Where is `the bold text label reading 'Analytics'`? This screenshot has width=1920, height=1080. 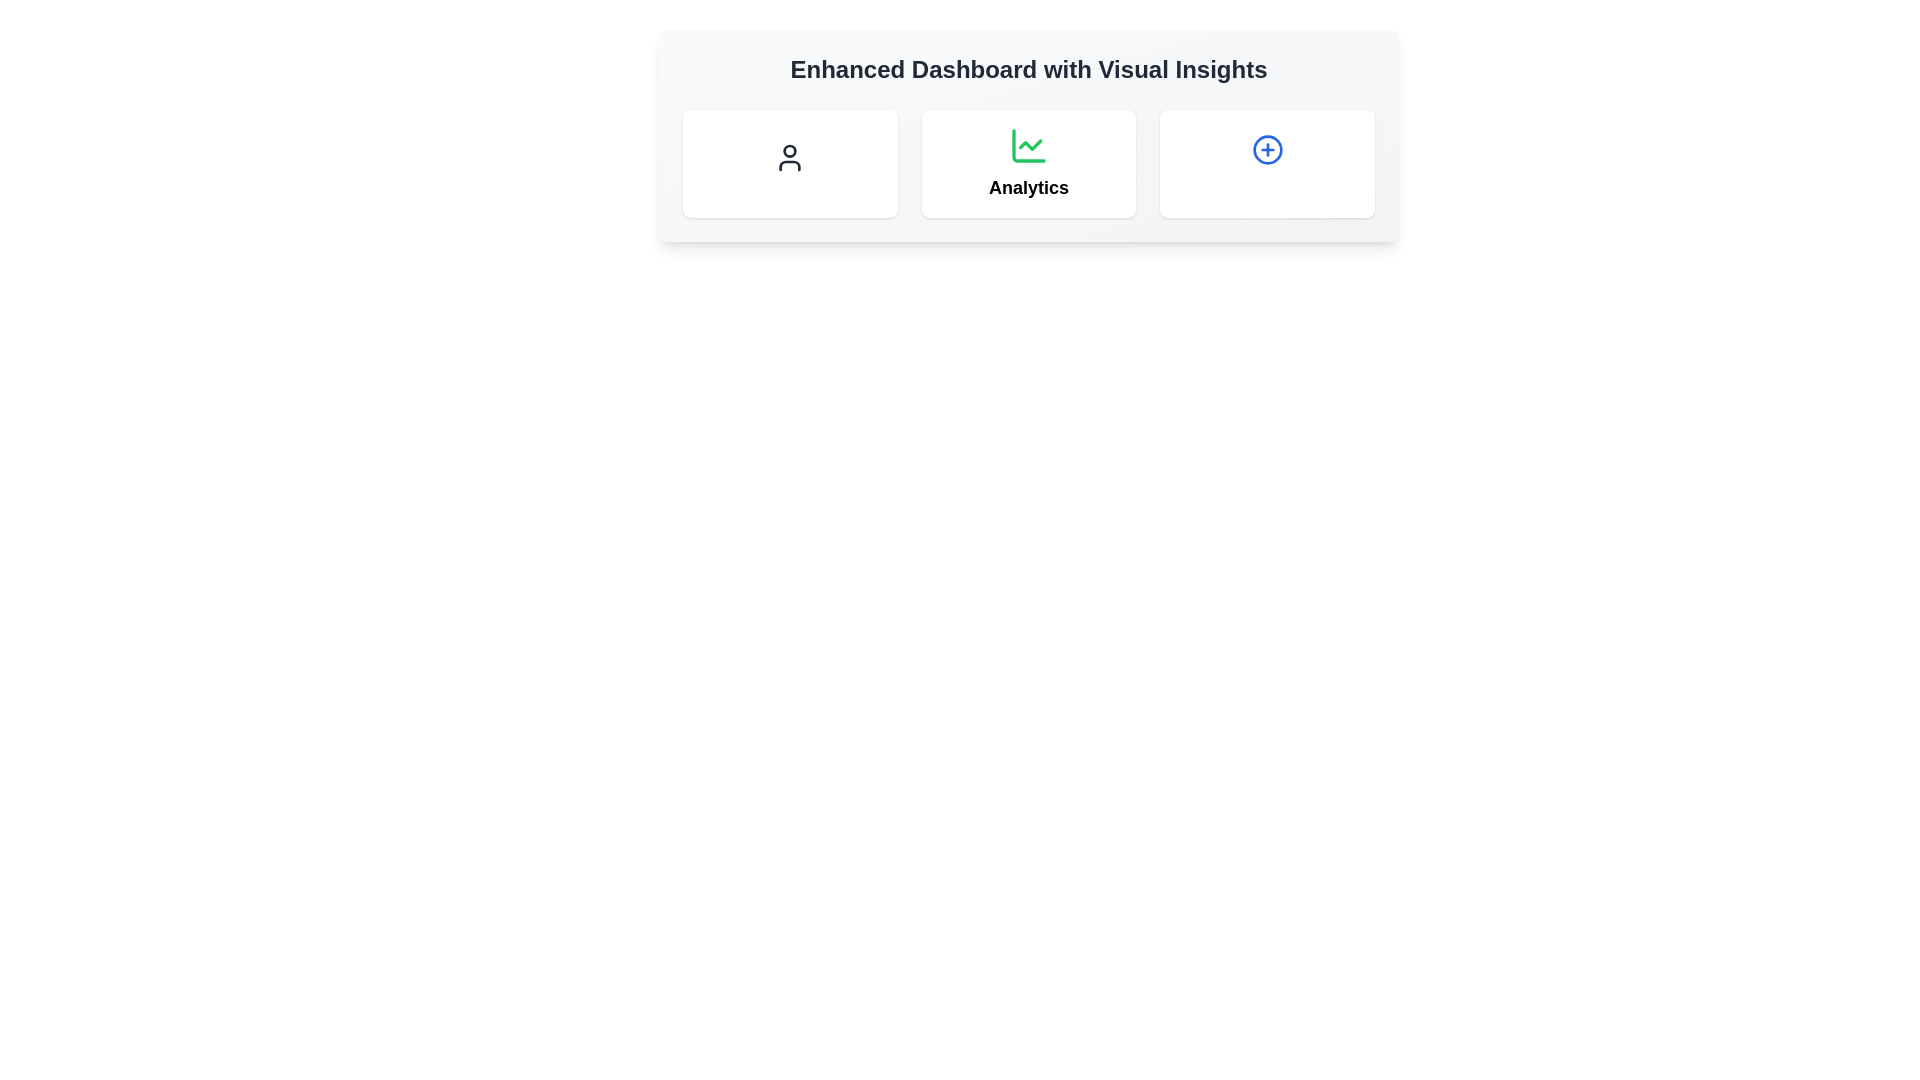
the bold text label reading 'Analytics' is located at coordinates (1028, 188).